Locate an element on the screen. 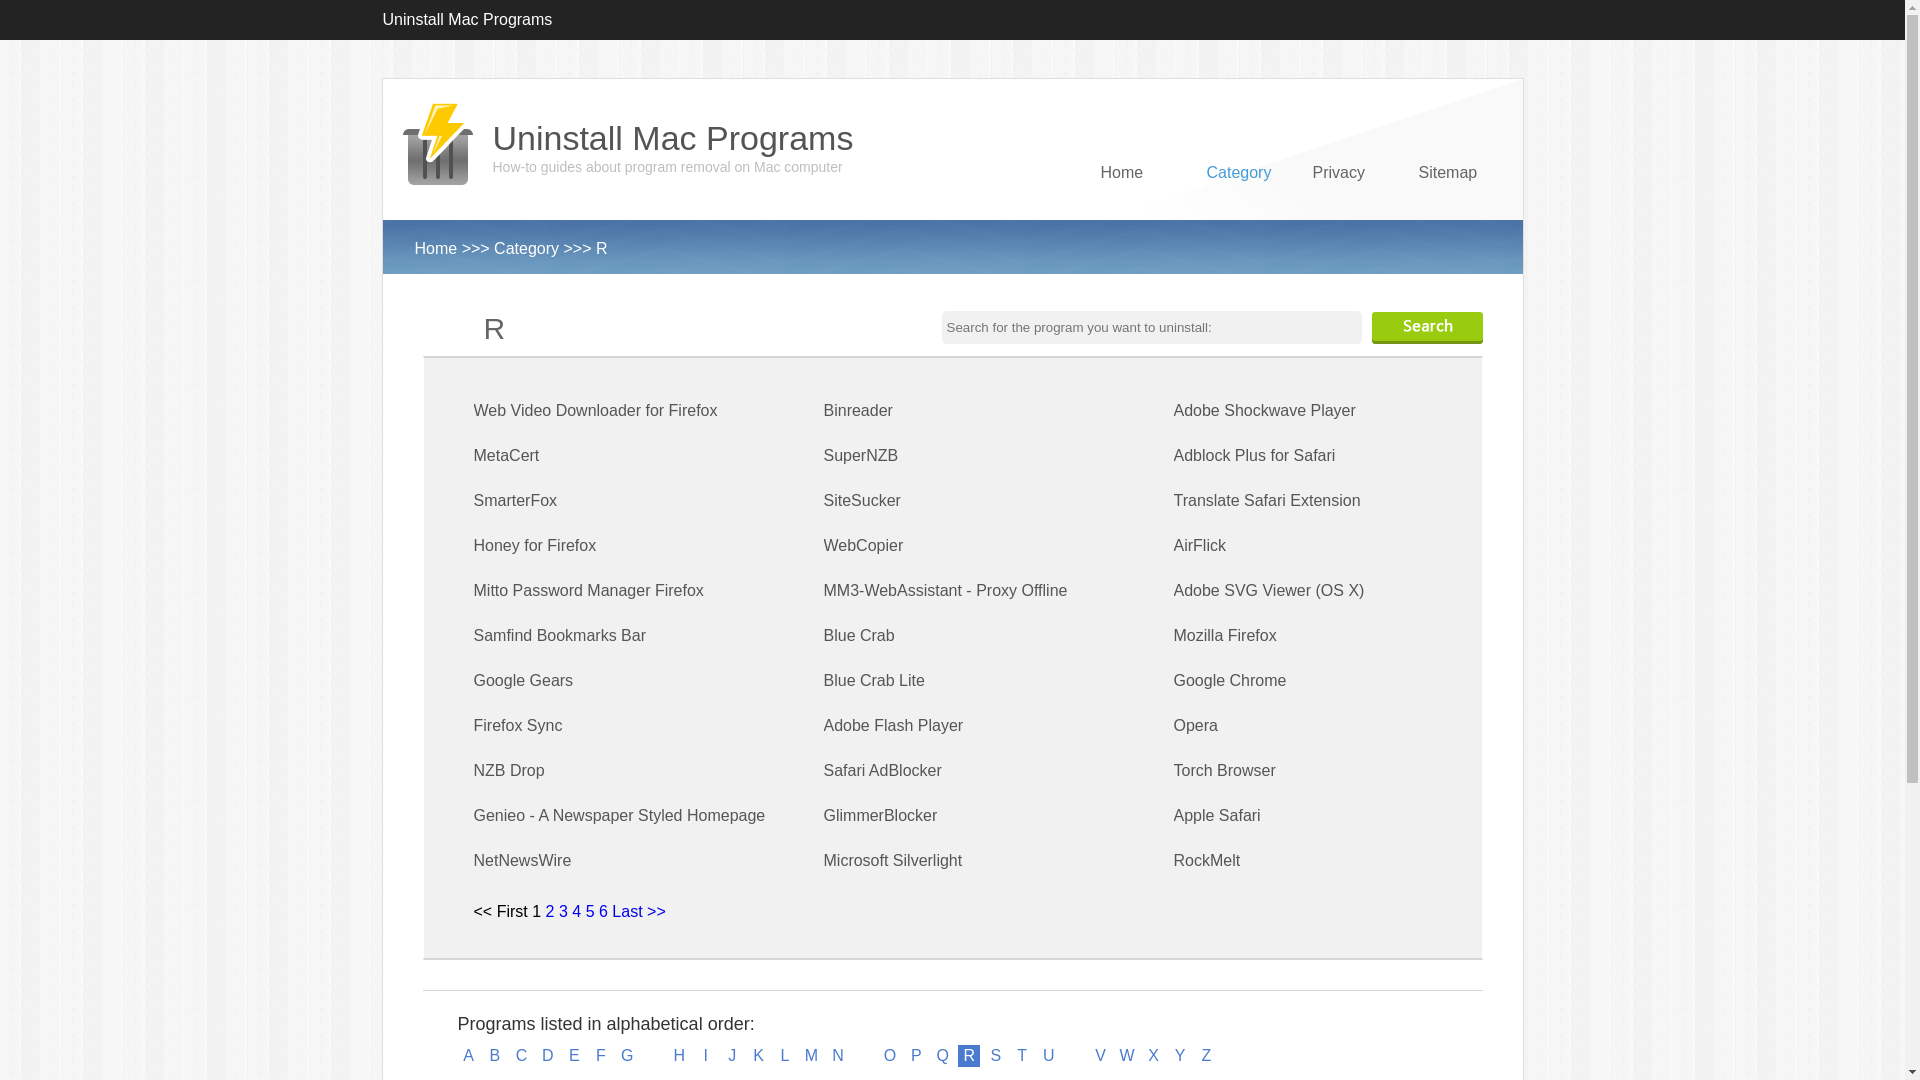 This screenshot has width=1920, height=1080. 'V' is located at coordinates (1099, 1055).